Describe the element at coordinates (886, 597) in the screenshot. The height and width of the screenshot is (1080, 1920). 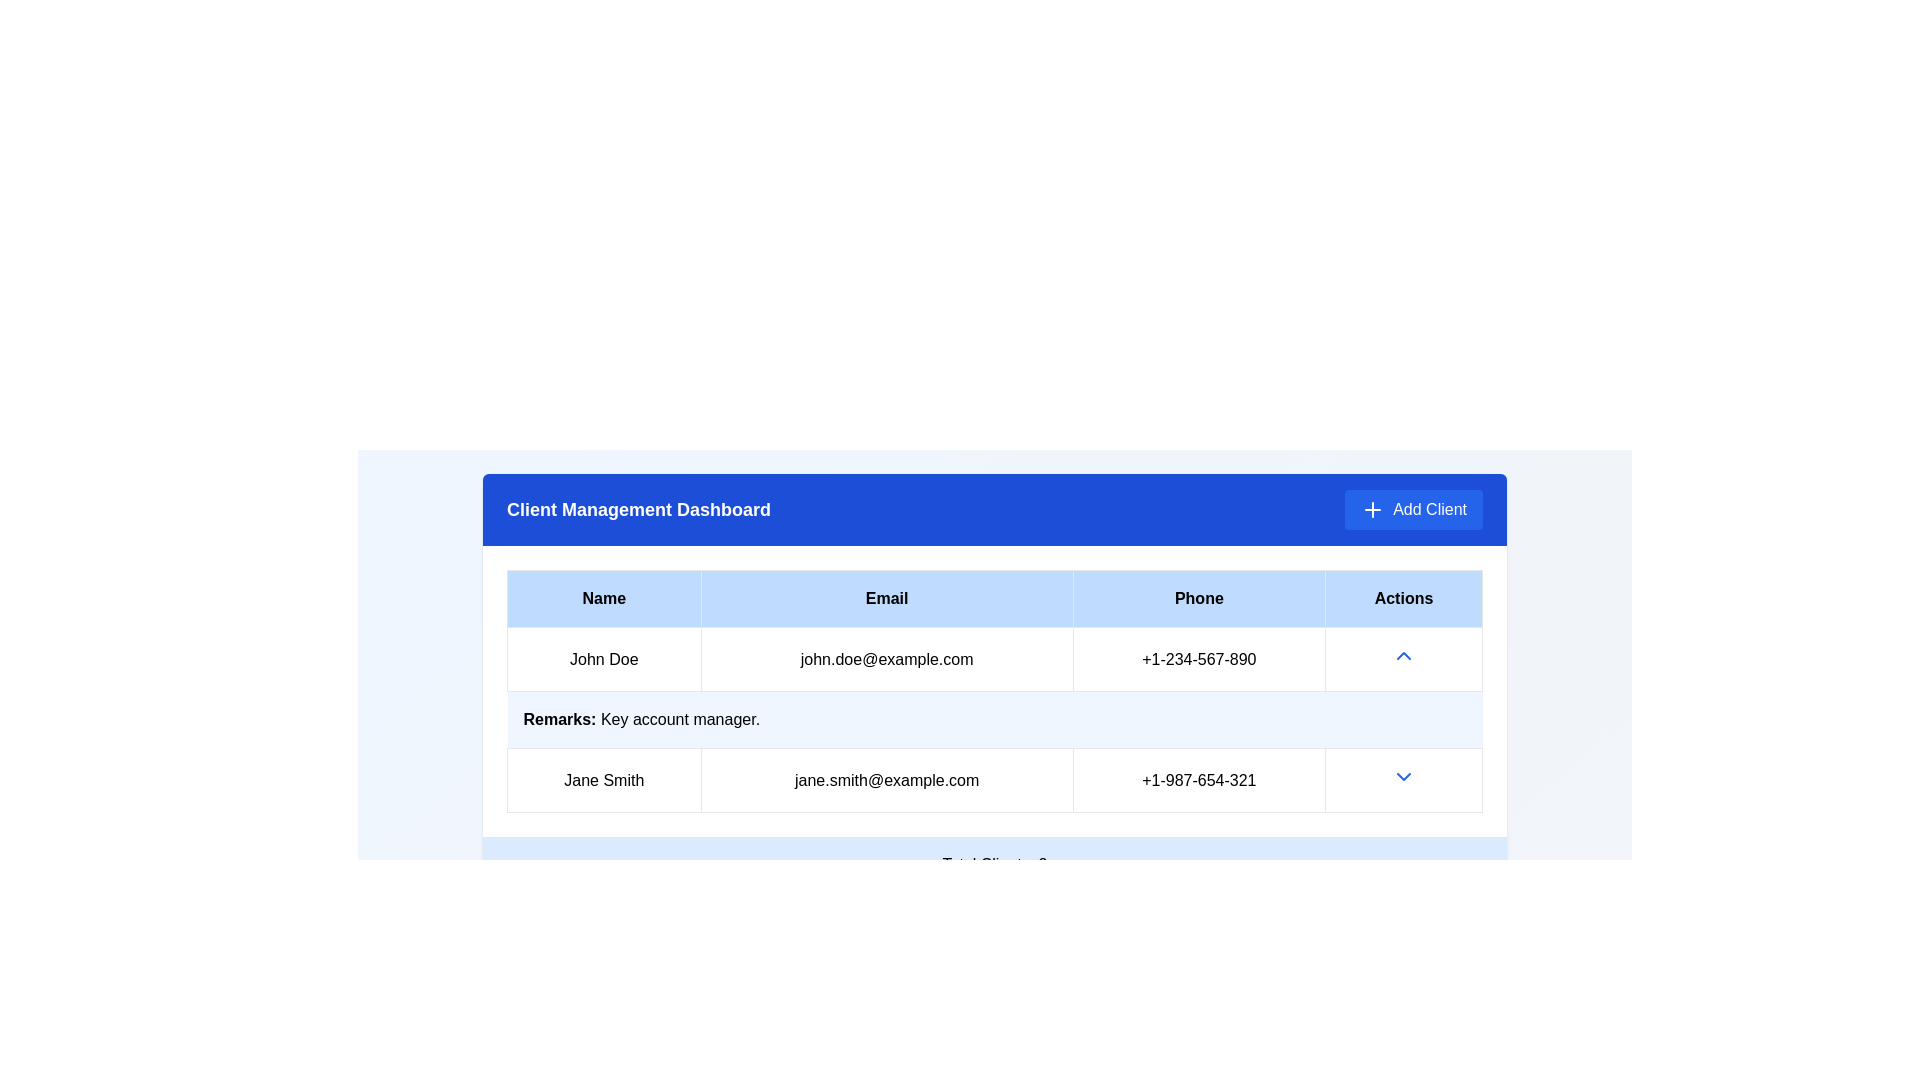
I see `the header text label displaying 'Email', which is bolded in black on a light blue background, positioned in the second column of the header row in a table-like layout` at that location.